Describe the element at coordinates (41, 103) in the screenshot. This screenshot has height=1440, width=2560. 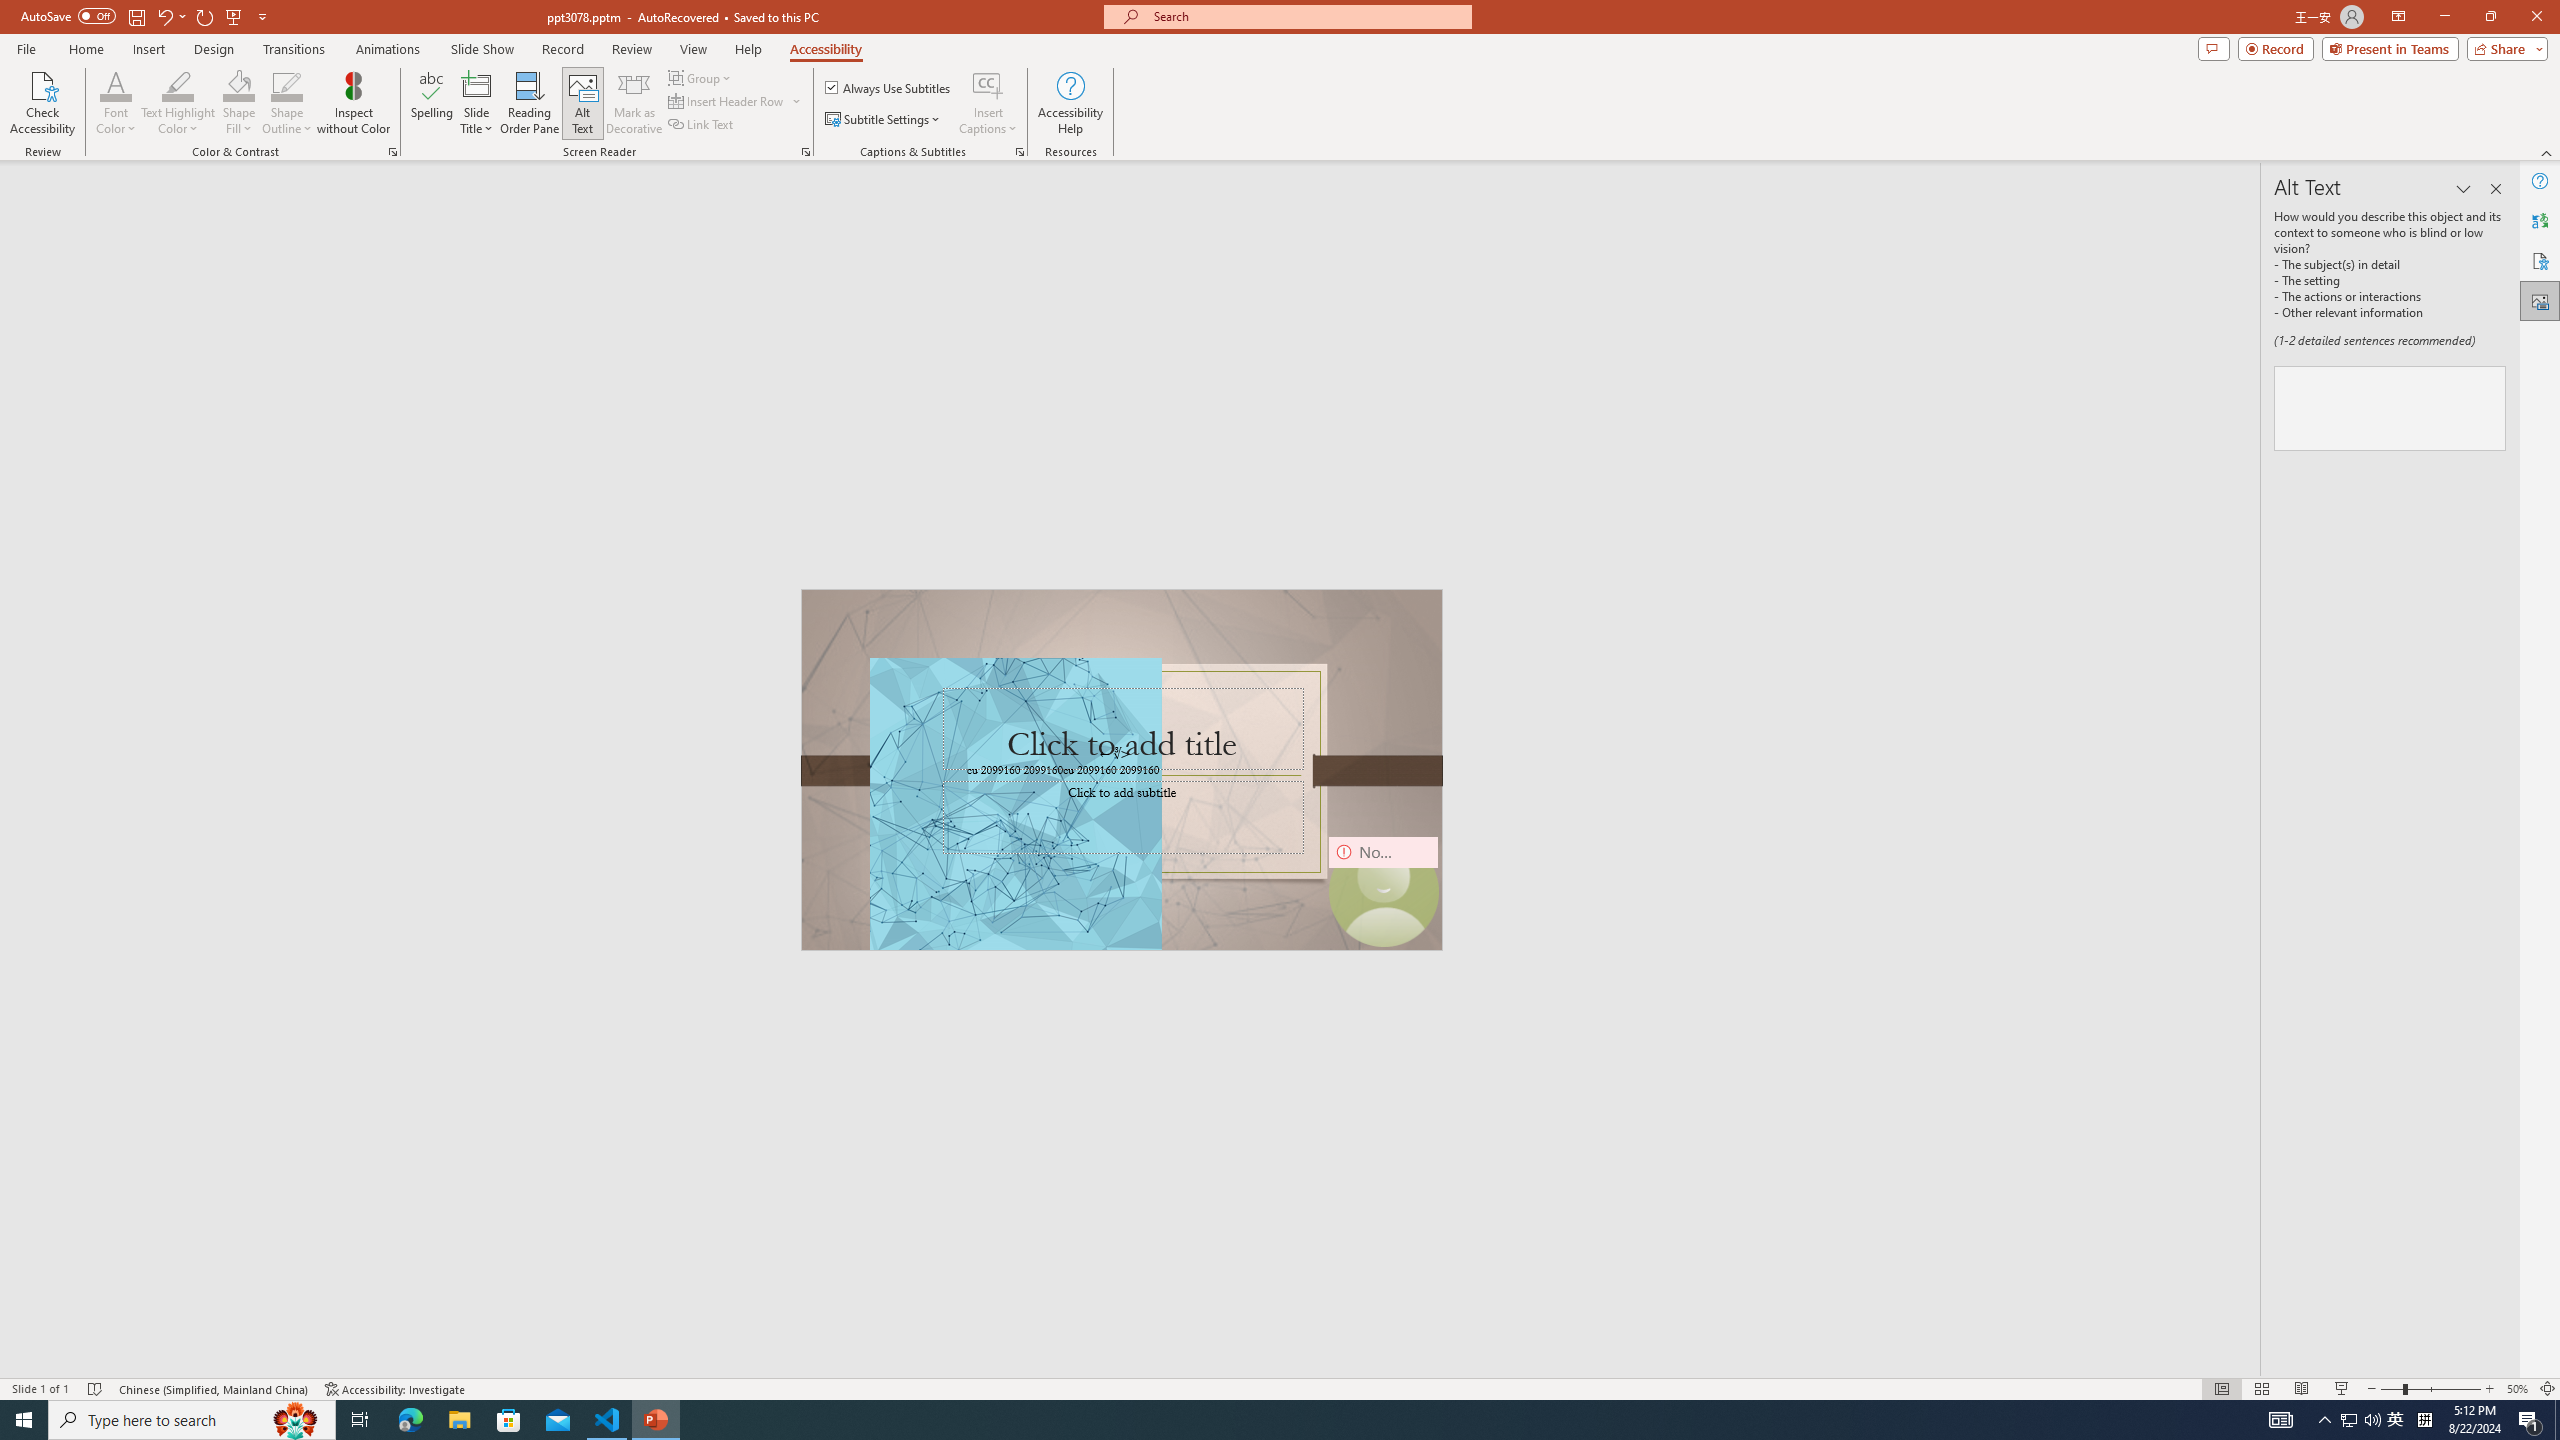
I see `'Check Accessibility'` at that location.